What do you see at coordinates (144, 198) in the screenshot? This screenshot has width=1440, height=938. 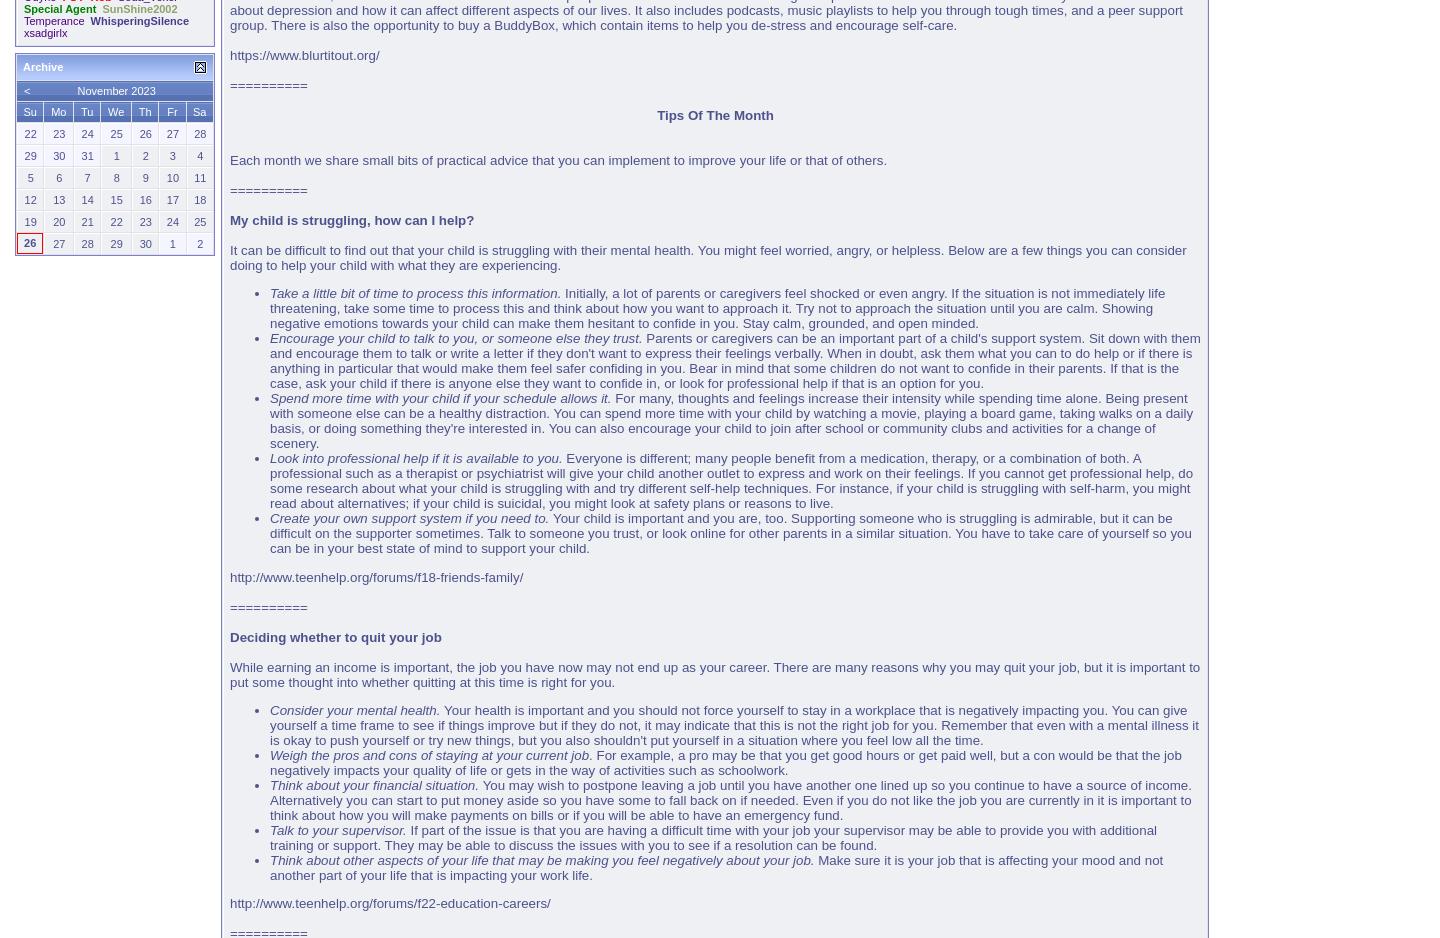 I see `'16'` at bounding box center [144, 198].